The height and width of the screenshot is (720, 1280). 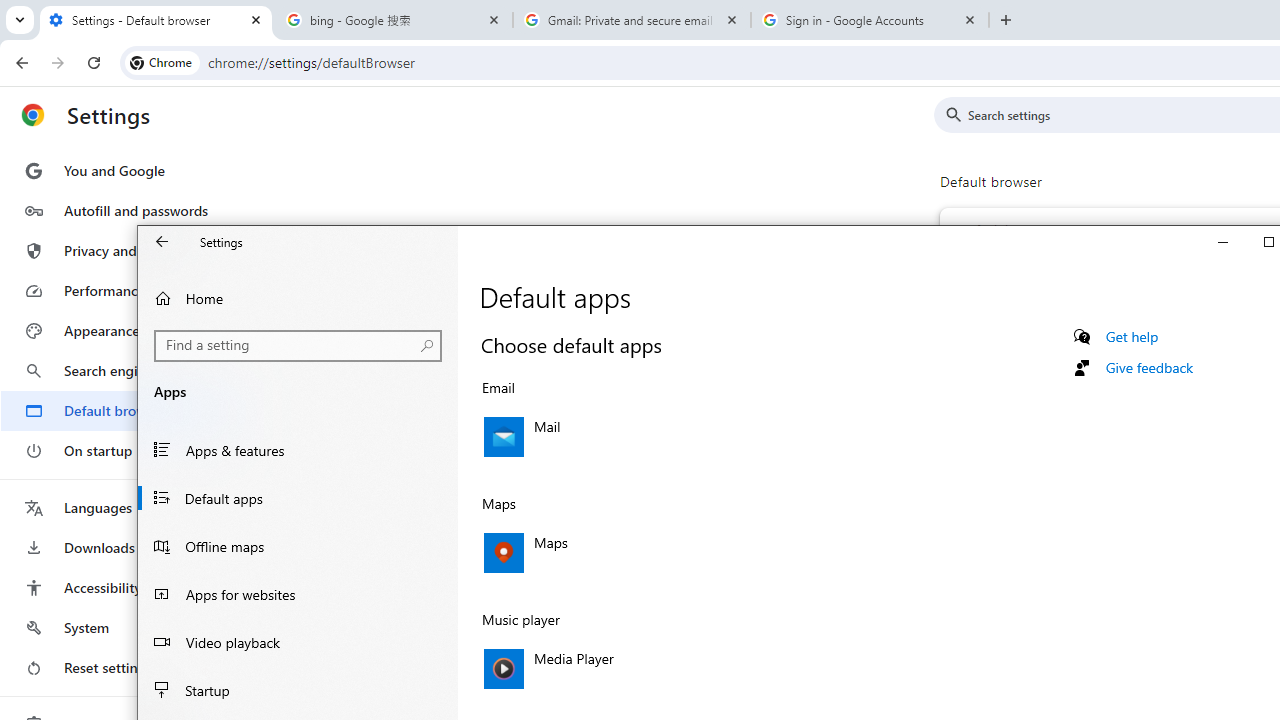 What do you see at coordinates (691, 435) in the screenshot?
I see `'Email, Mail'` at bounding box center [691, 435].